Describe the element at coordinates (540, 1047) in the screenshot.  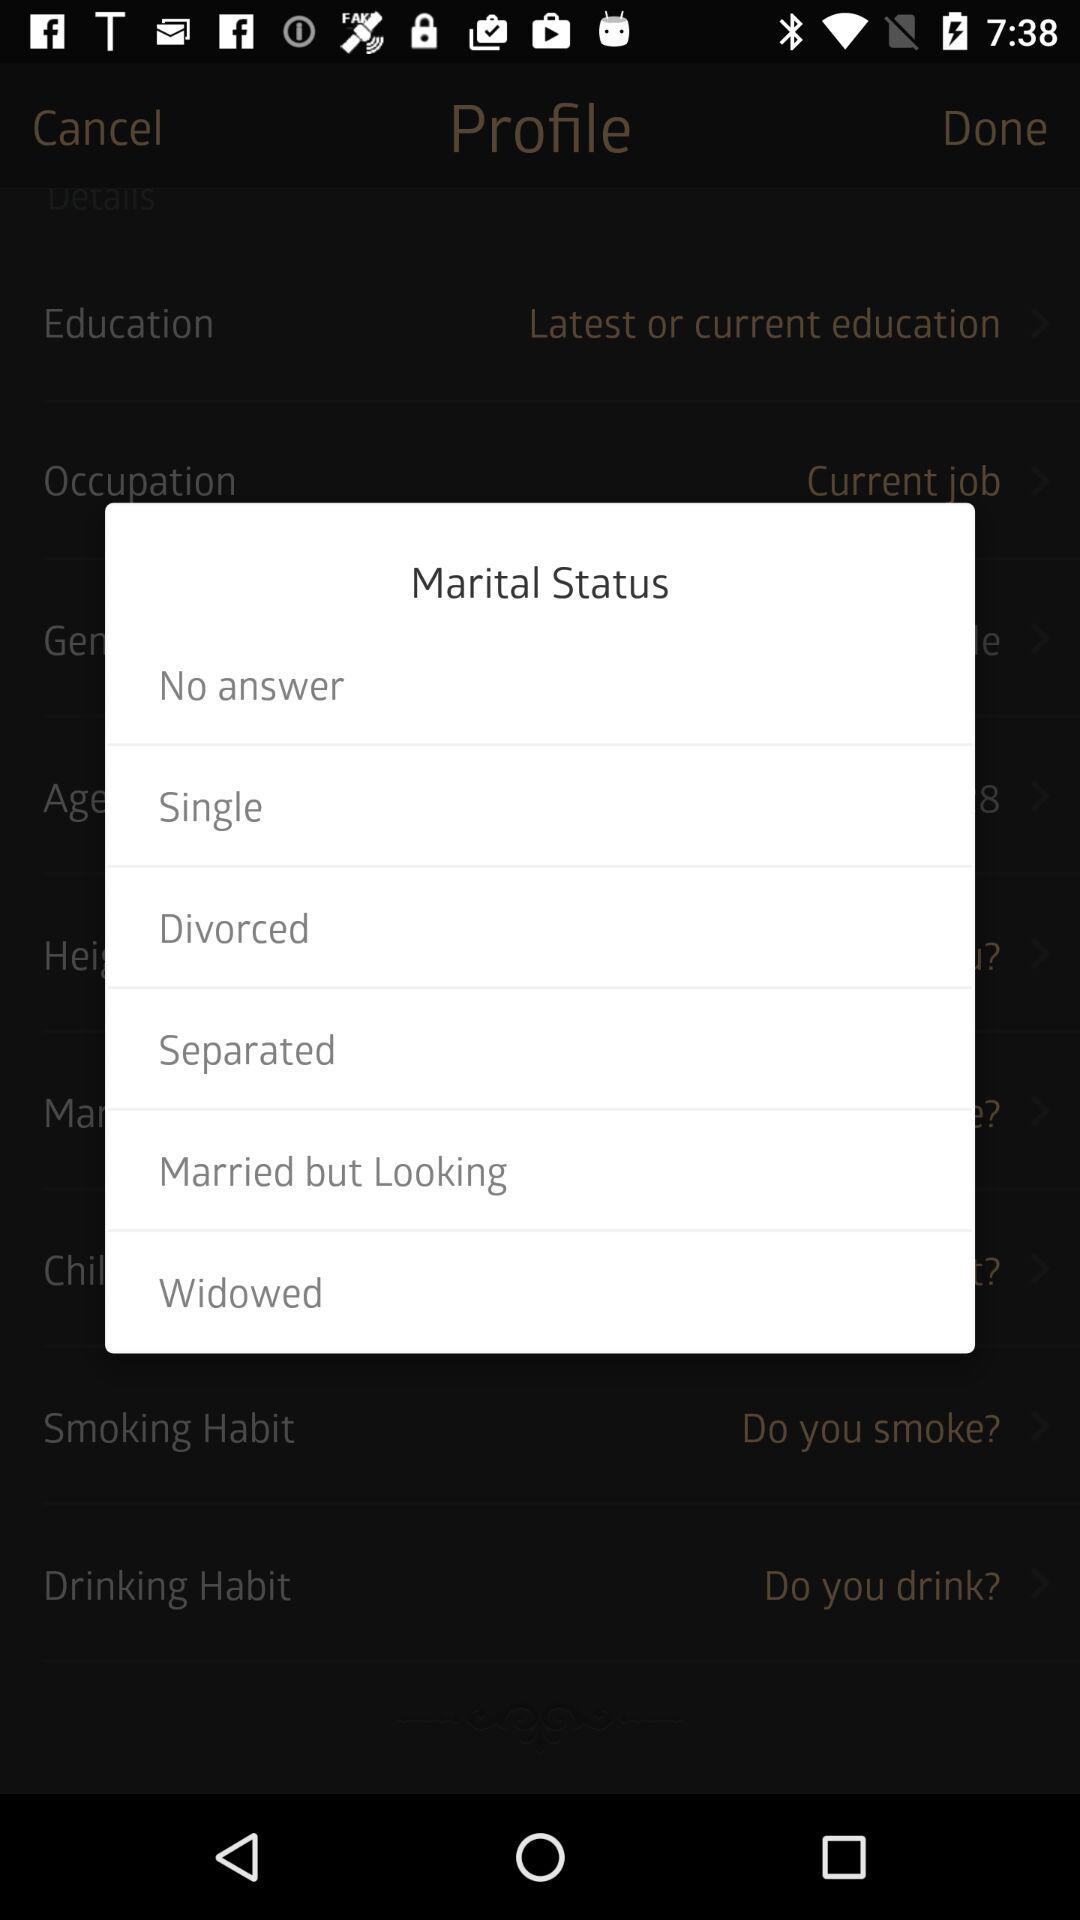
I see `icon above married but looking icon` at that location.